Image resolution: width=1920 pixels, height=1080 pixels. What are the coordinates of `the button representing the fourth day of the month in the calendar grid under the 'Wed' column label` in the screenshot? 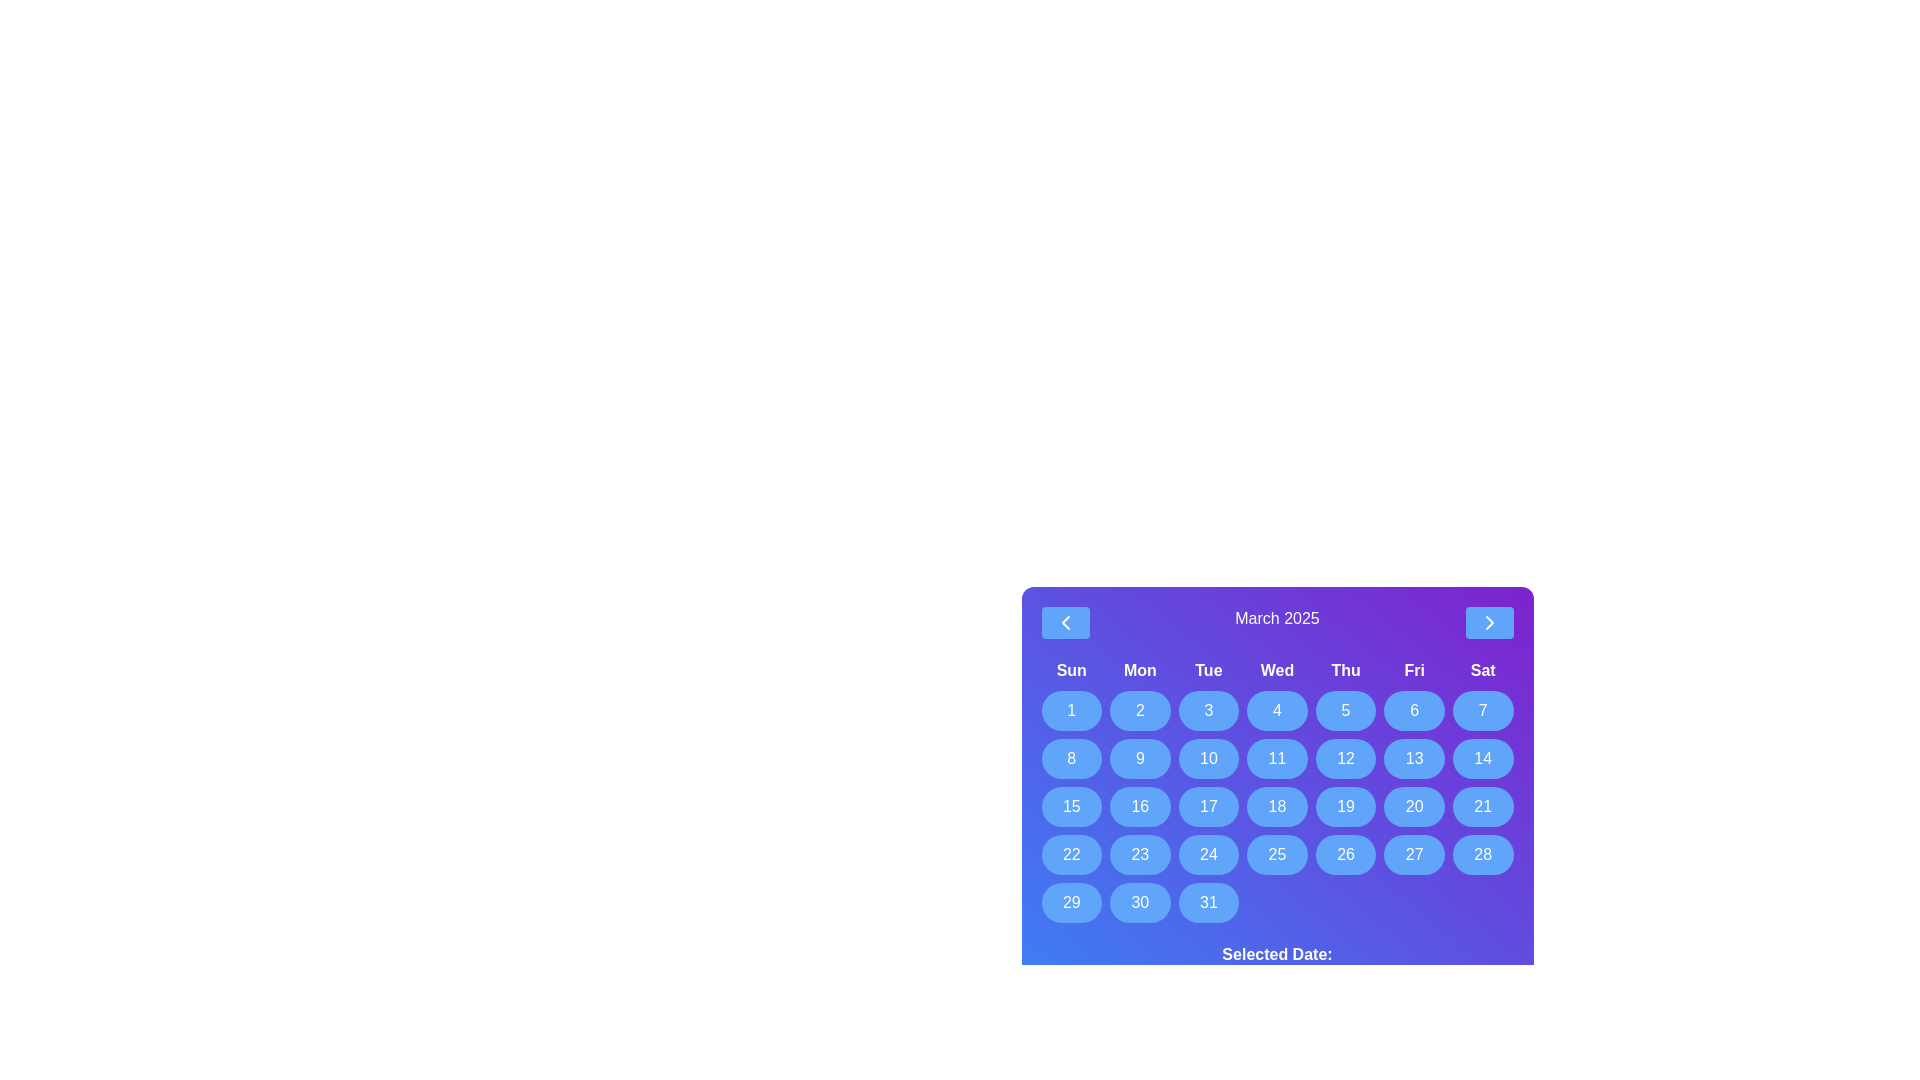 It's located at (1275, 709).